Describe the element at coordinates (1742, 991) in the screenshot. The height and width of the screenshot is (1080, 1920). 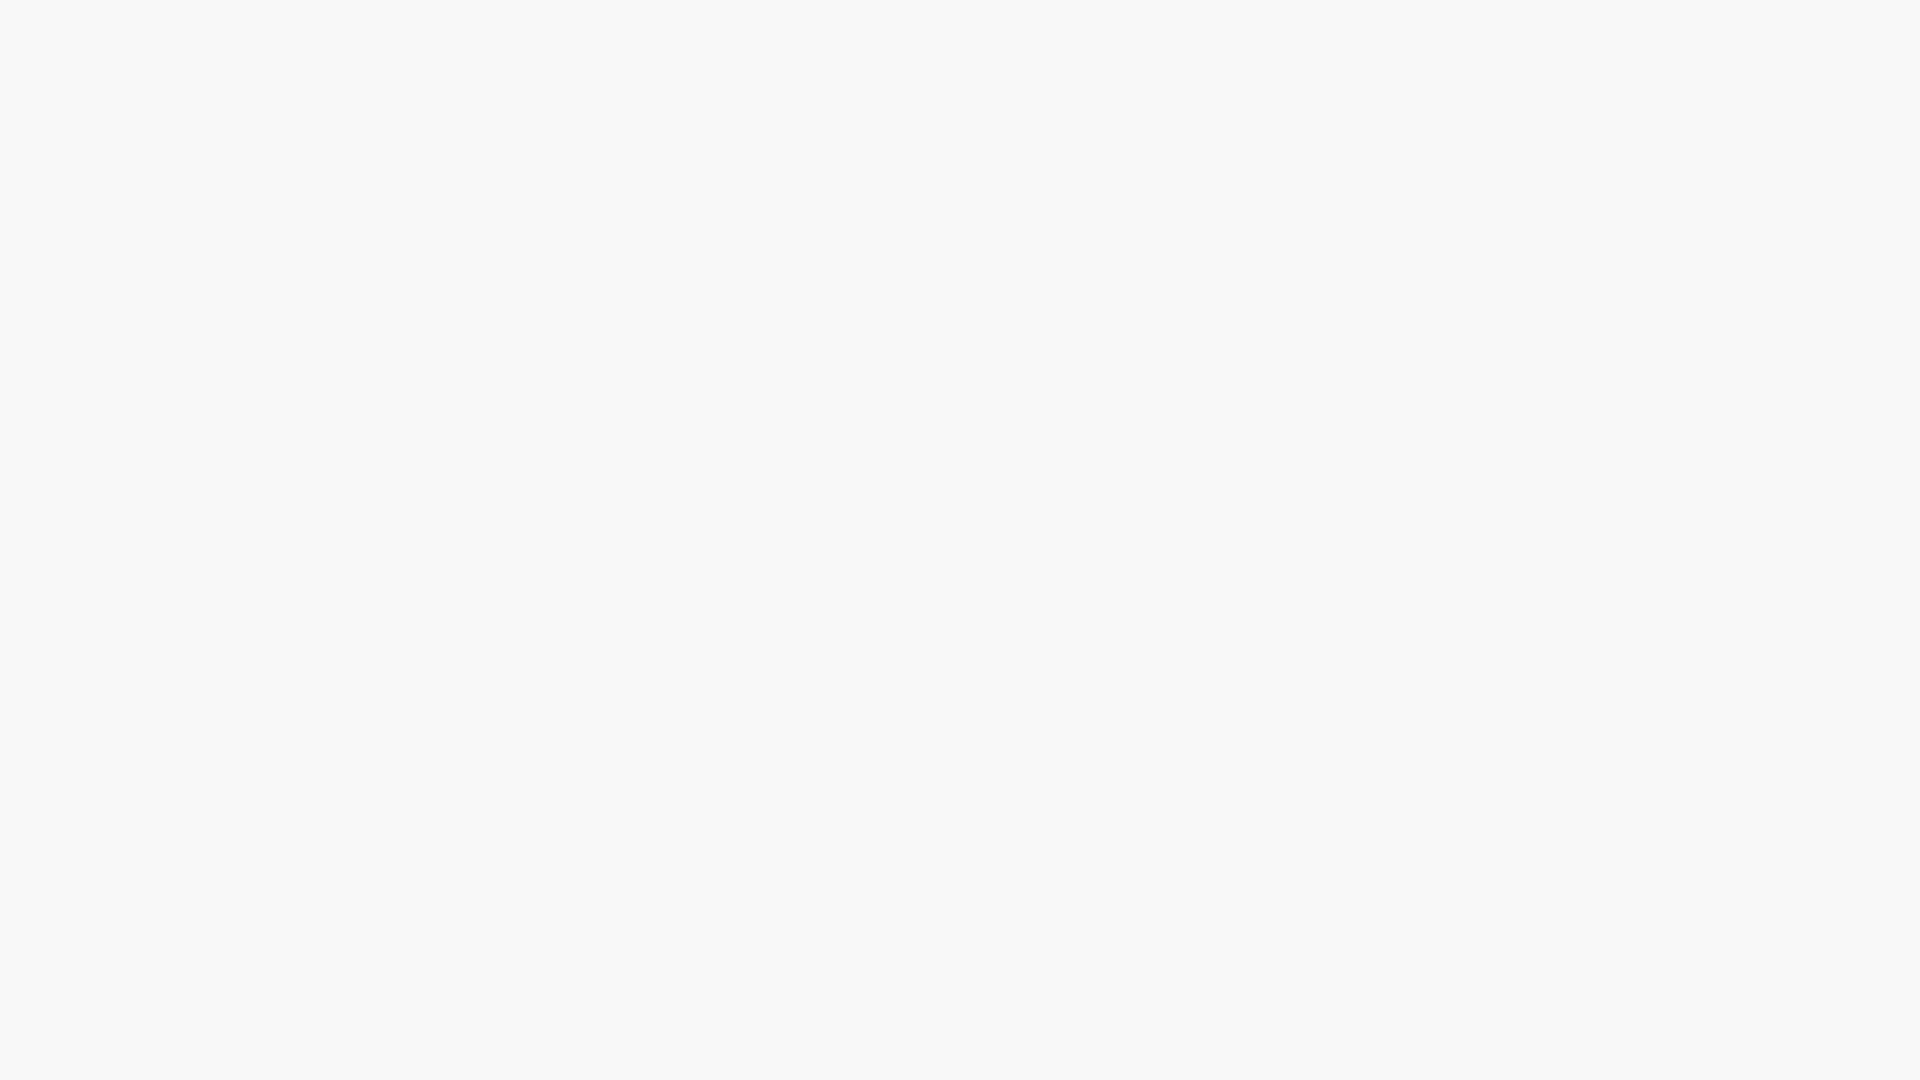
I see `Botao Compartilhar` at that location.